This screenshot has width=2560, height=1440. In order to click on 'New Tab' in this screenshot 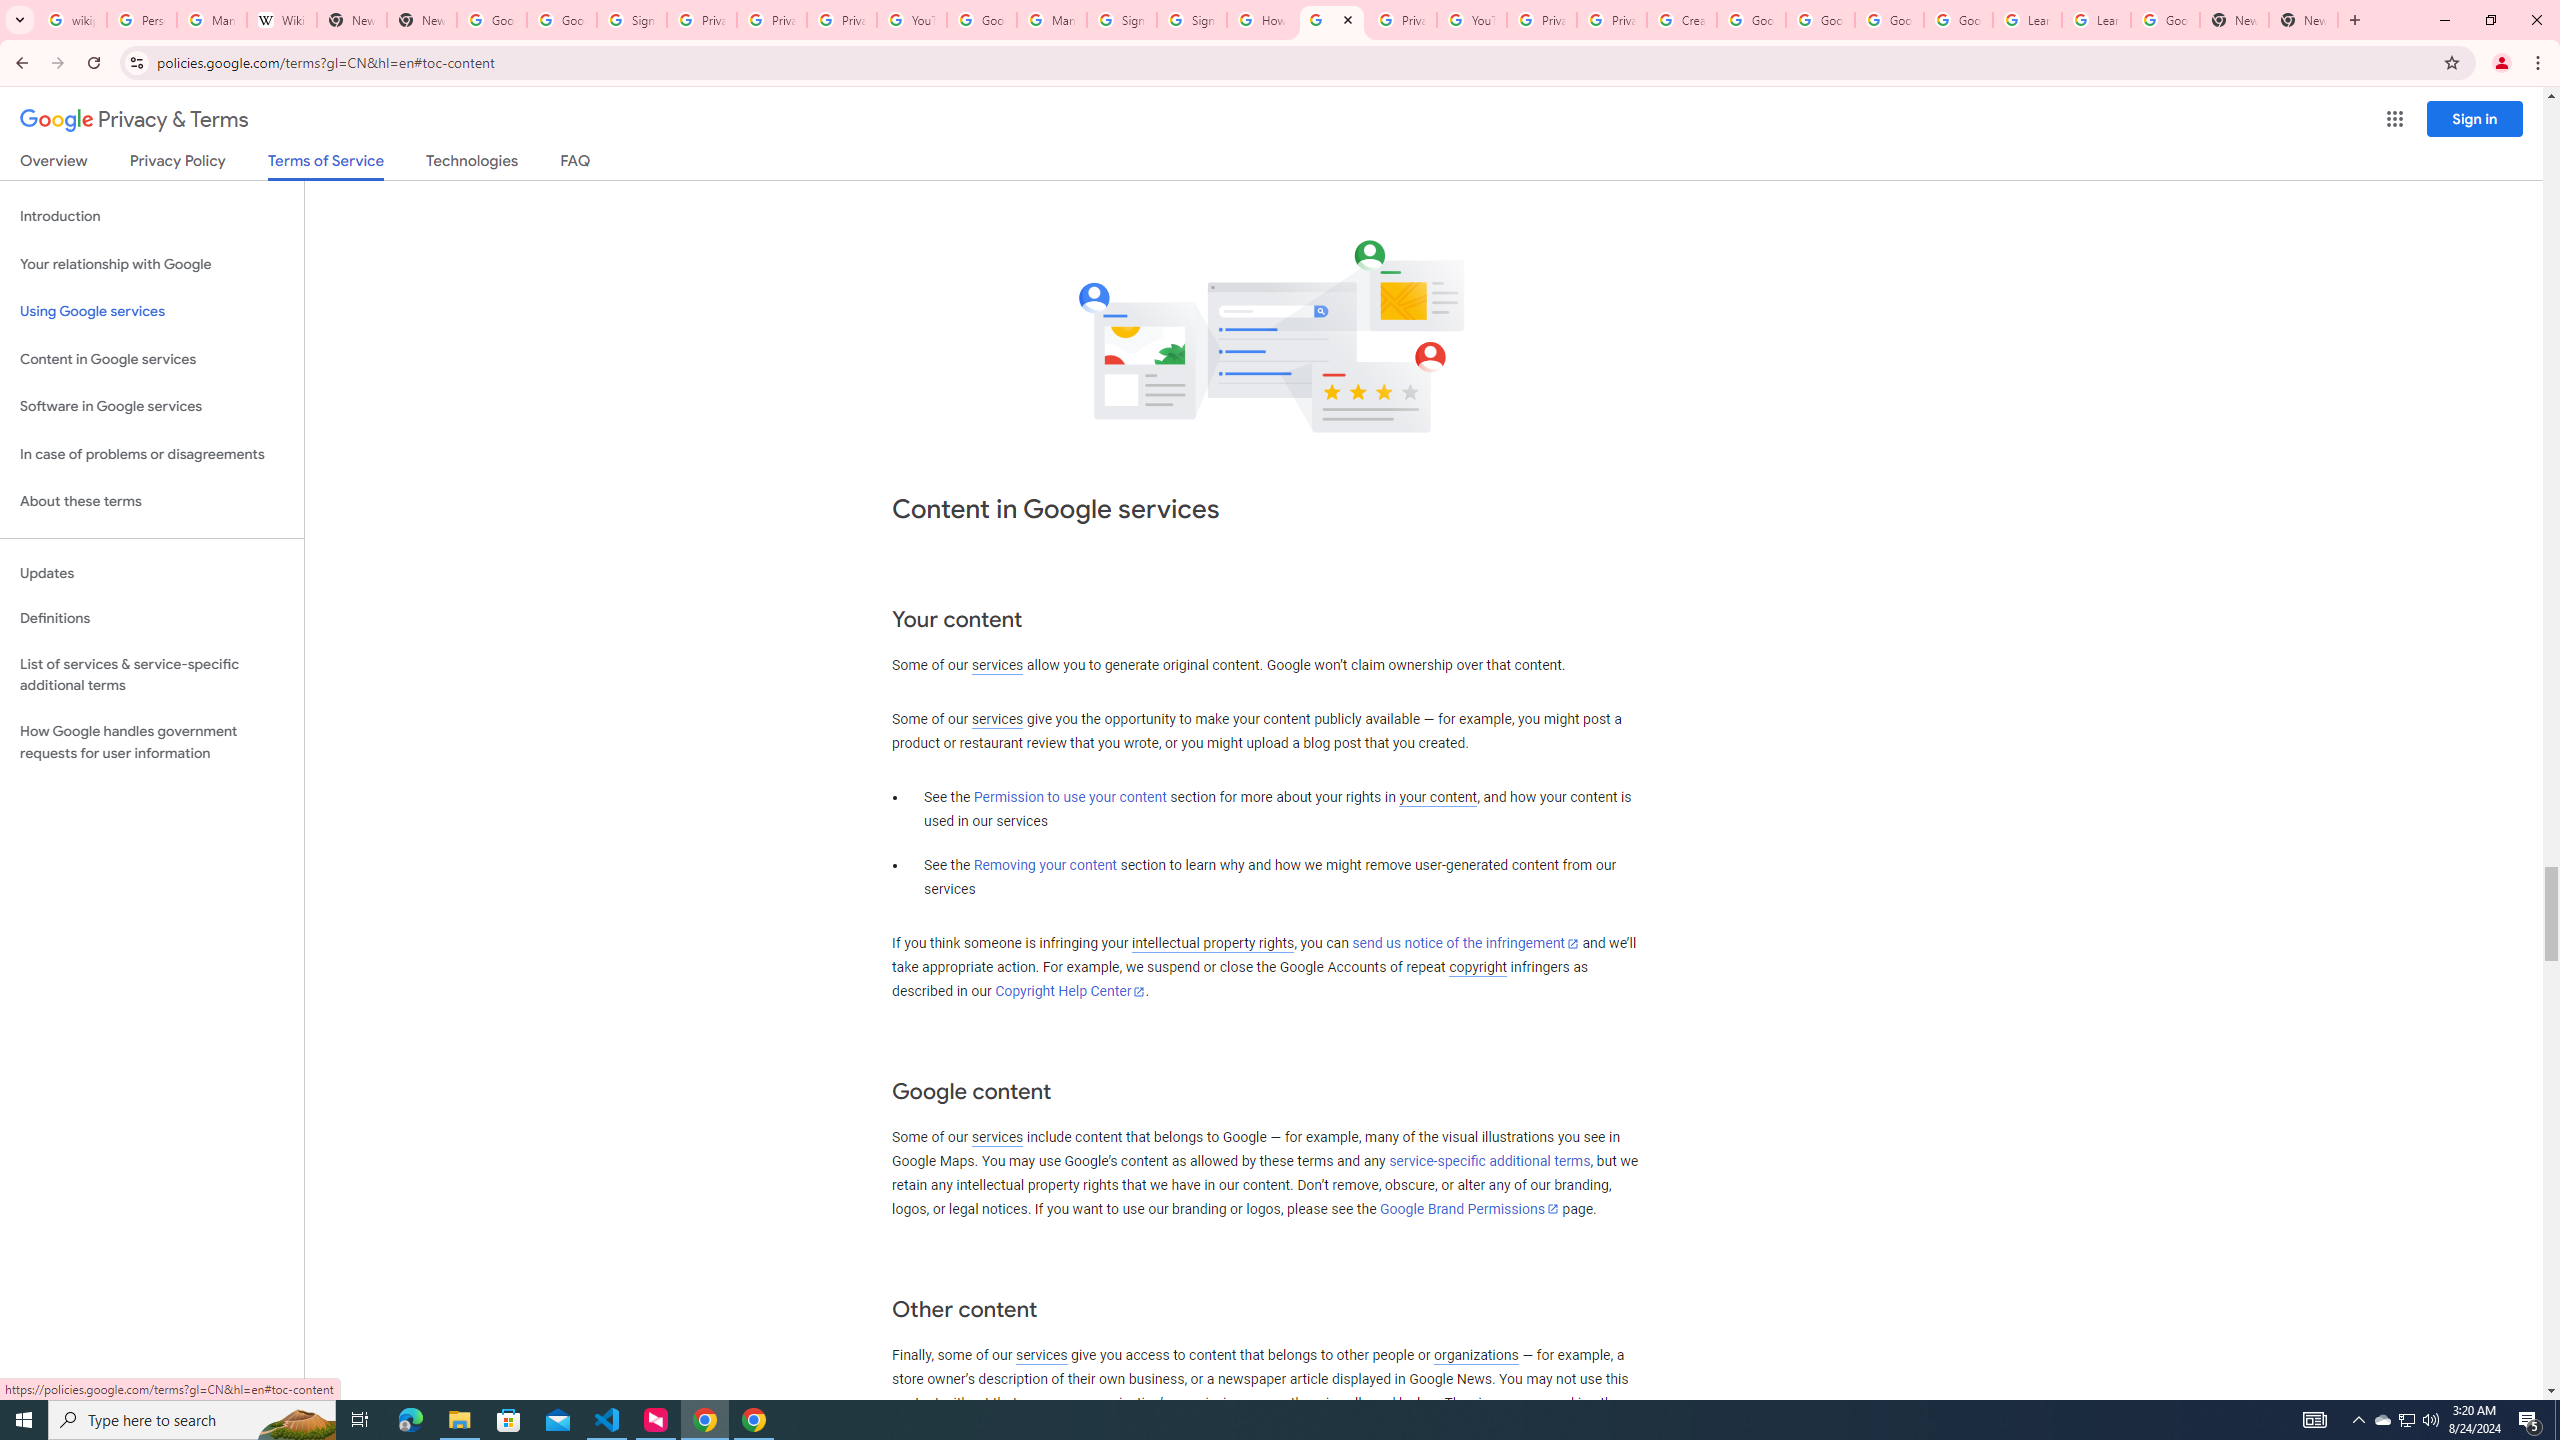, I will do `click(2233, 19)`.